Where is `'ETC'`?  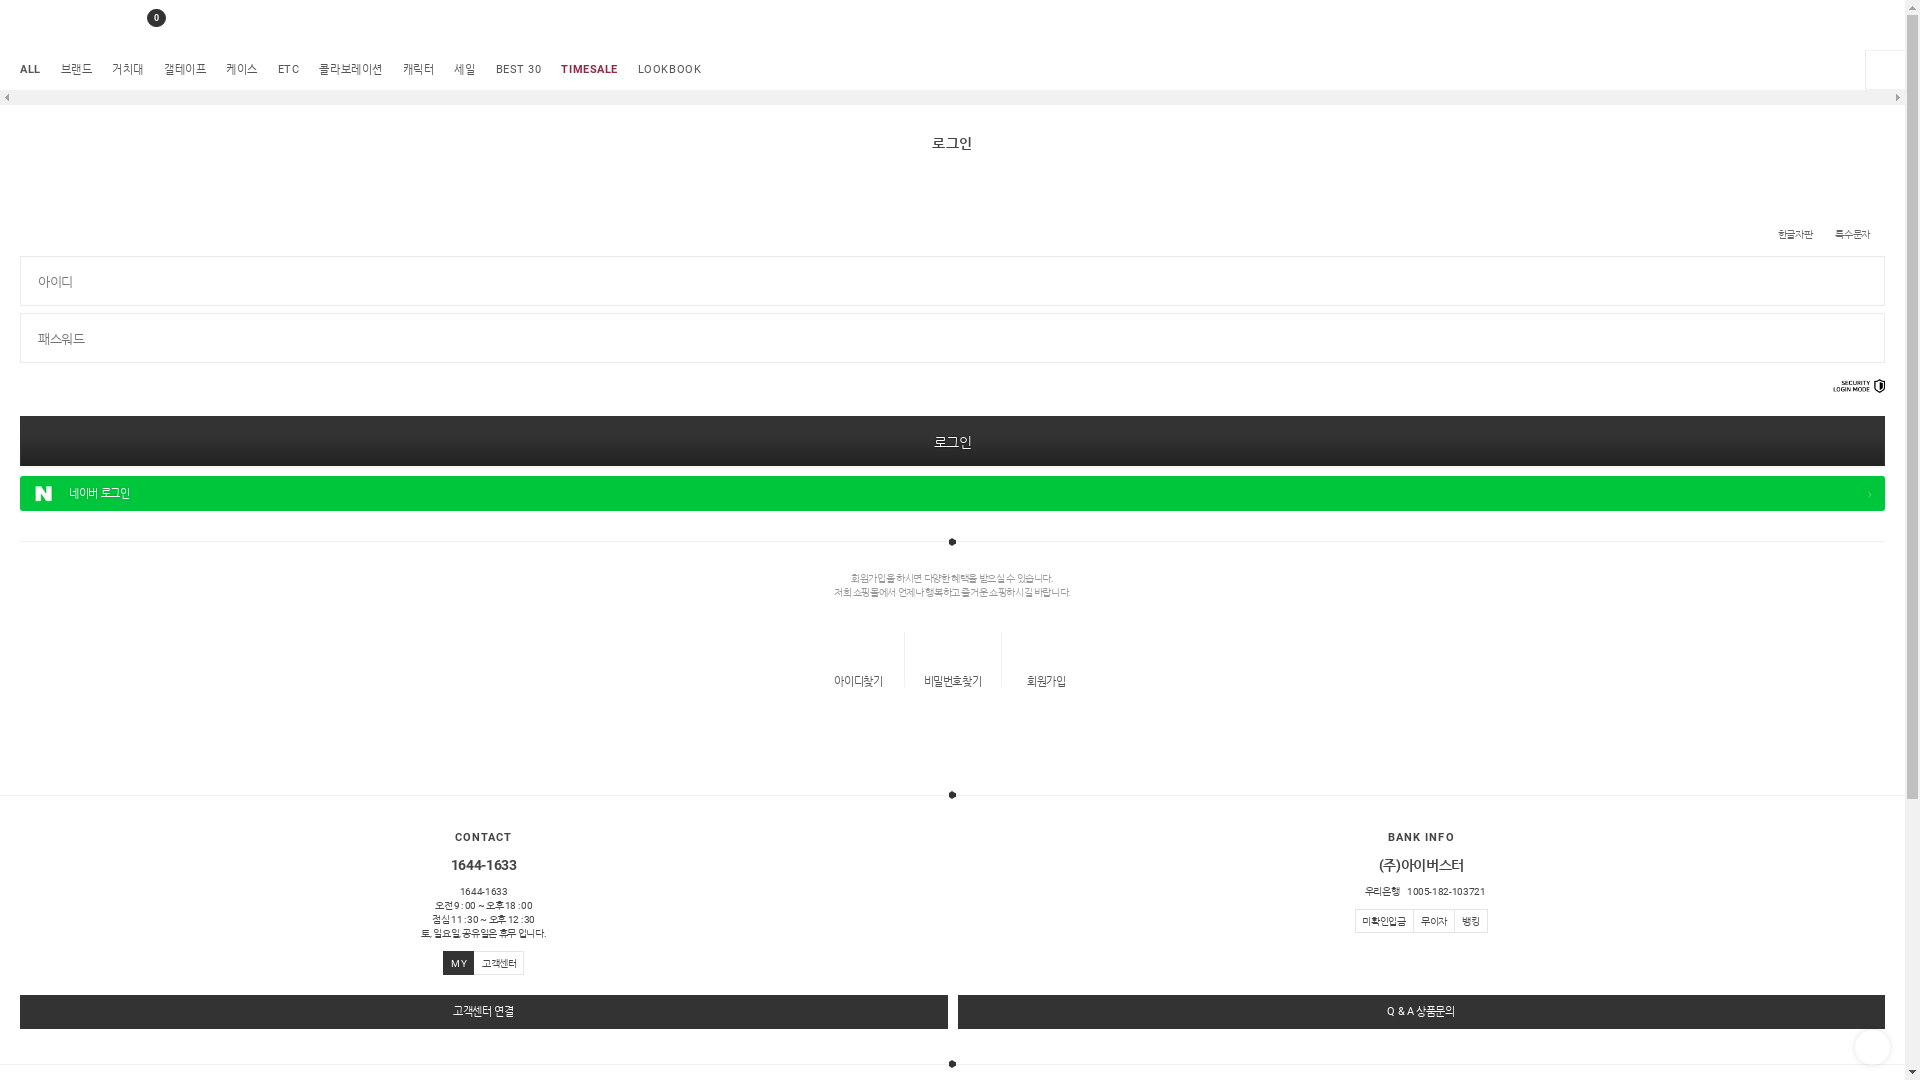
'ETC' is located at coordinates (287, 68).